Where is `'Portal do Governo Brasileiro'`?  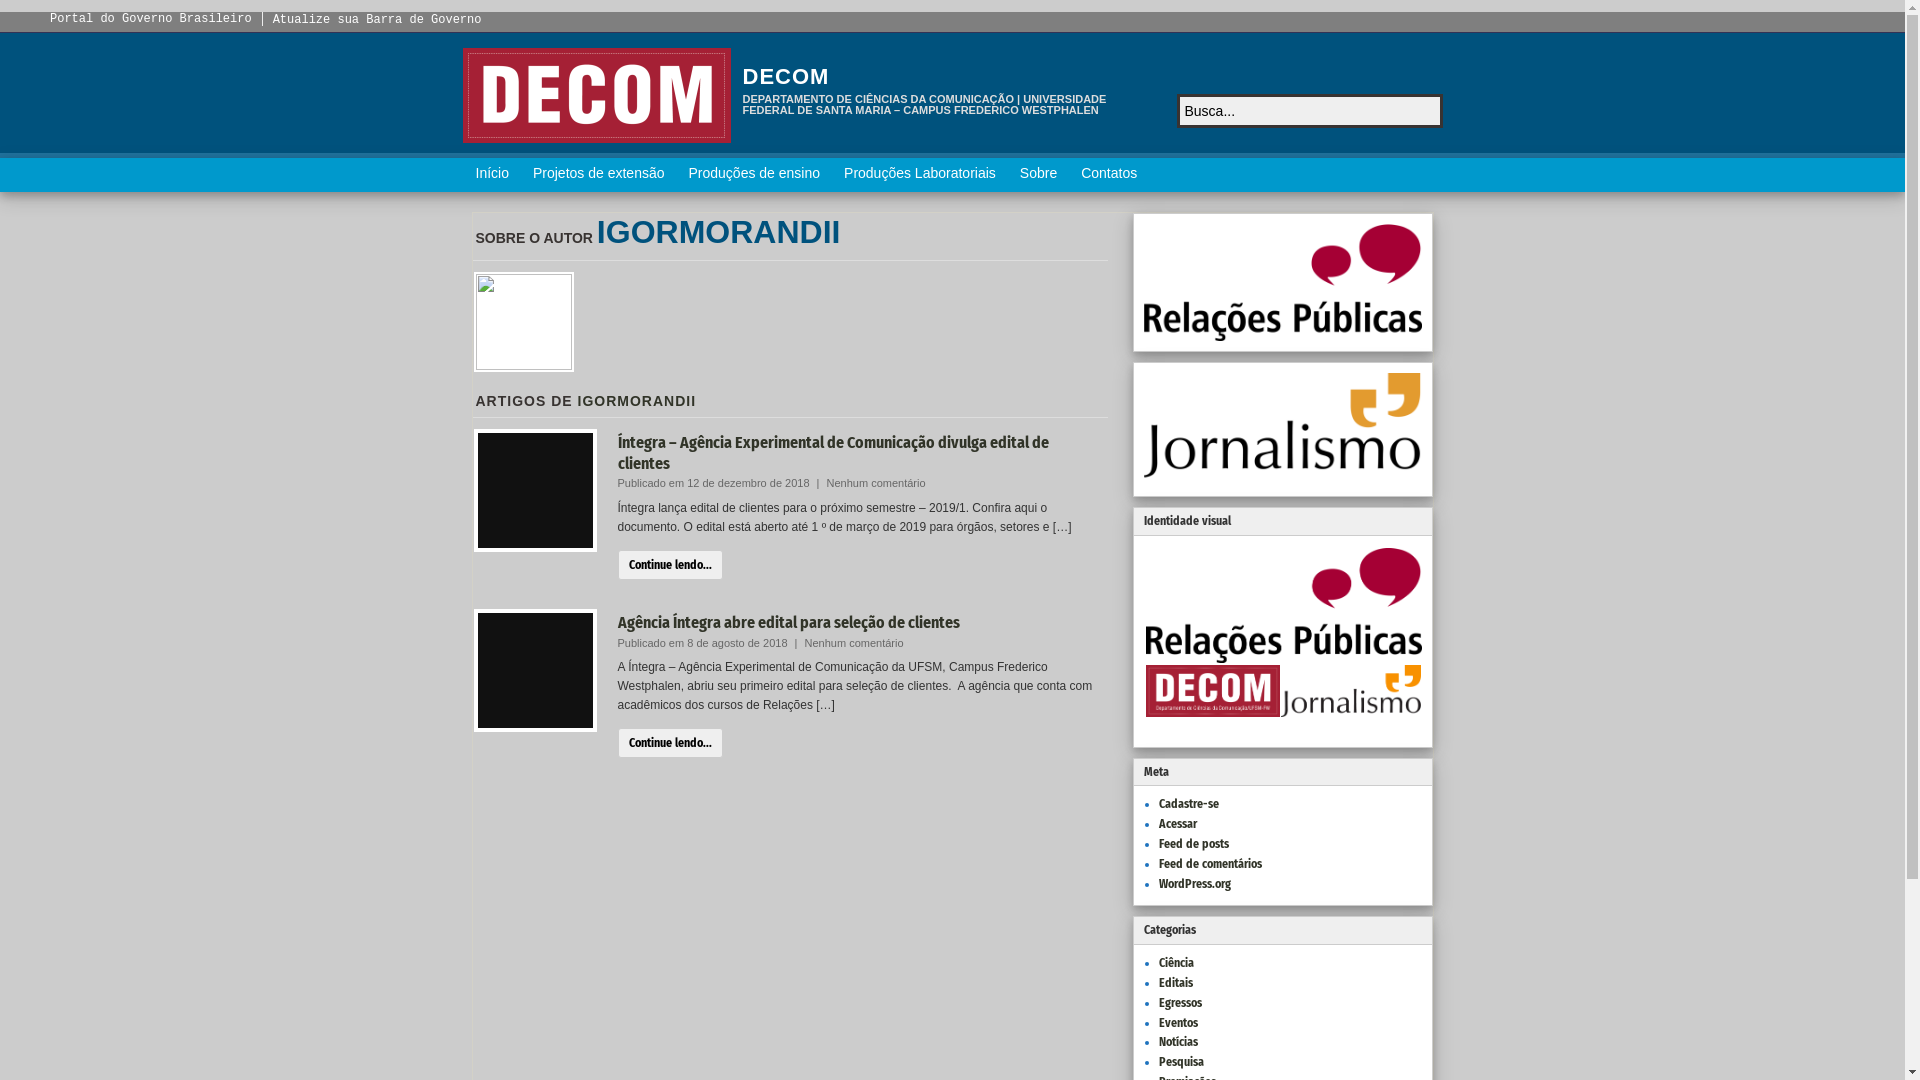
'Portal do Governo Brasileiro' is located at coordinates (149, 19).